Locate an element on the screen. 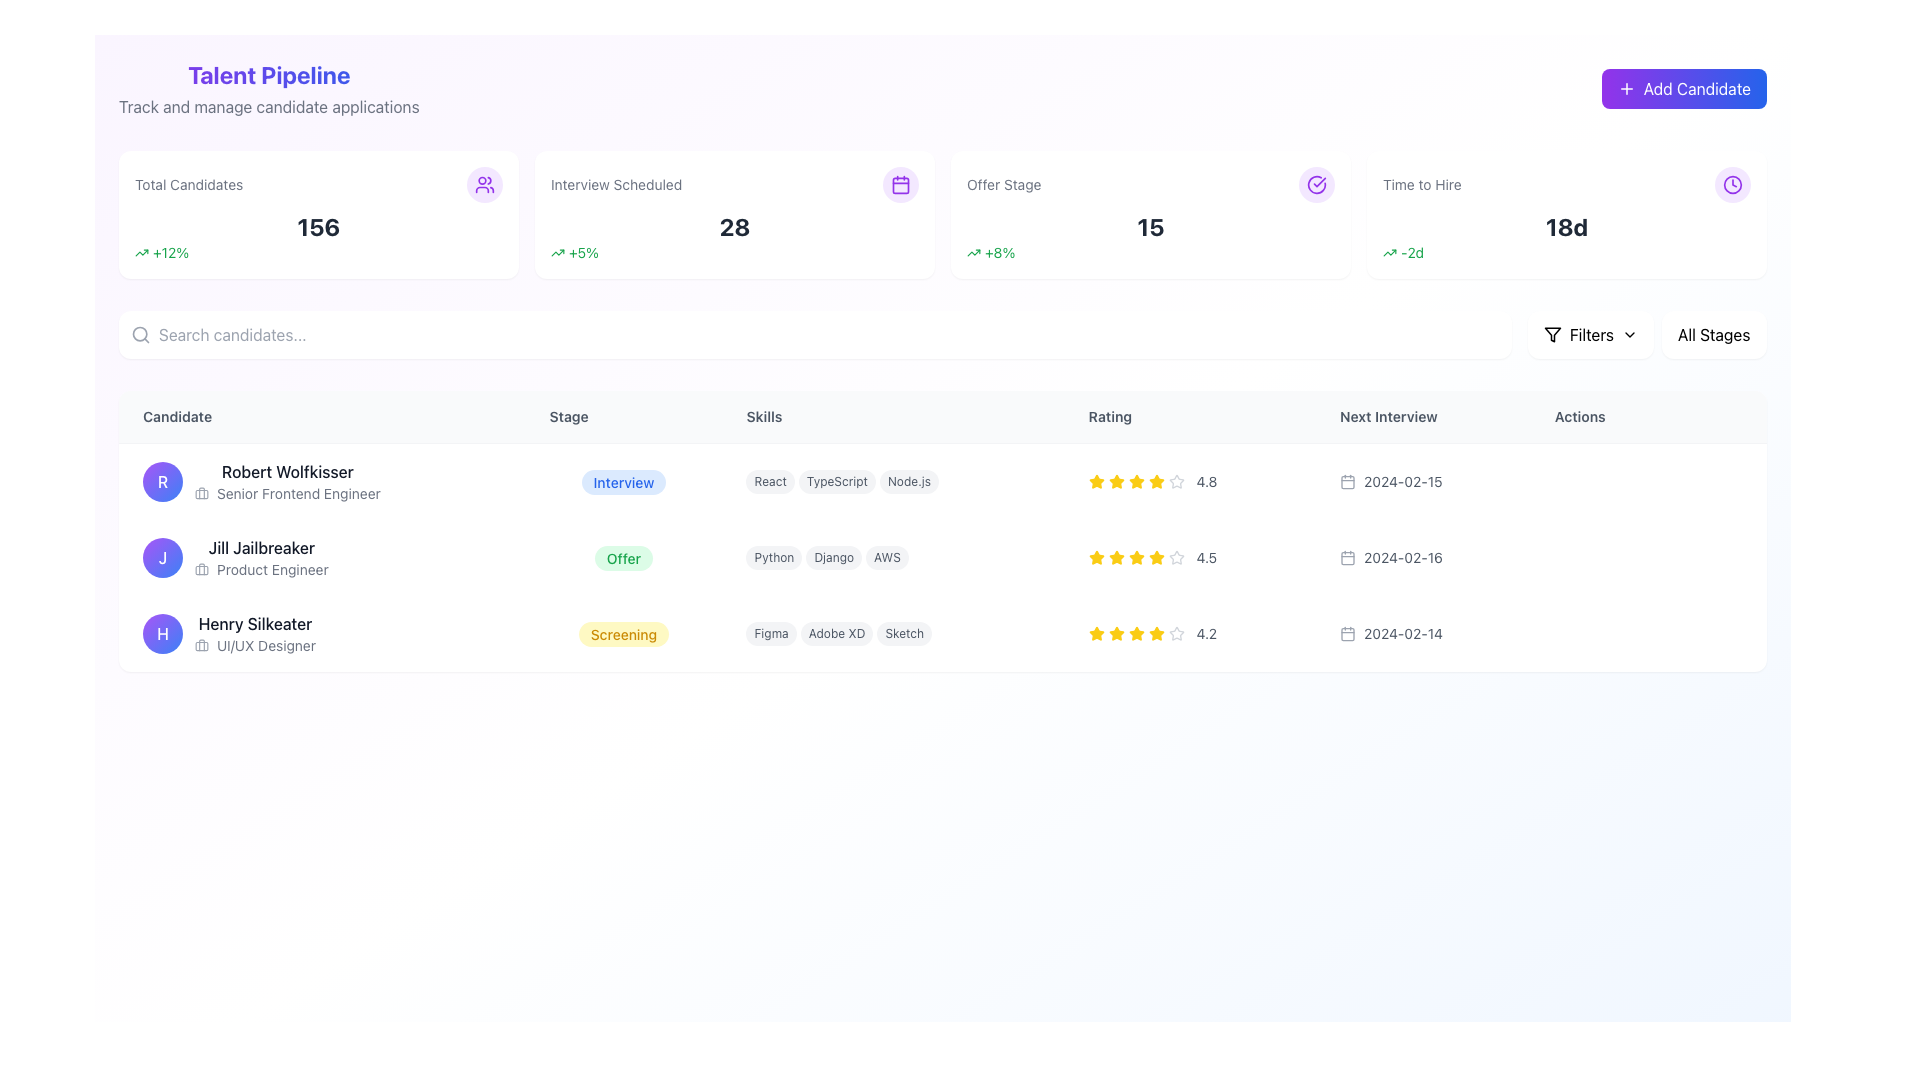  the decorative status icon located on the right side of the 'Offer Stage' section, next to the numeric indicator is located at coordinates (1316, 185).